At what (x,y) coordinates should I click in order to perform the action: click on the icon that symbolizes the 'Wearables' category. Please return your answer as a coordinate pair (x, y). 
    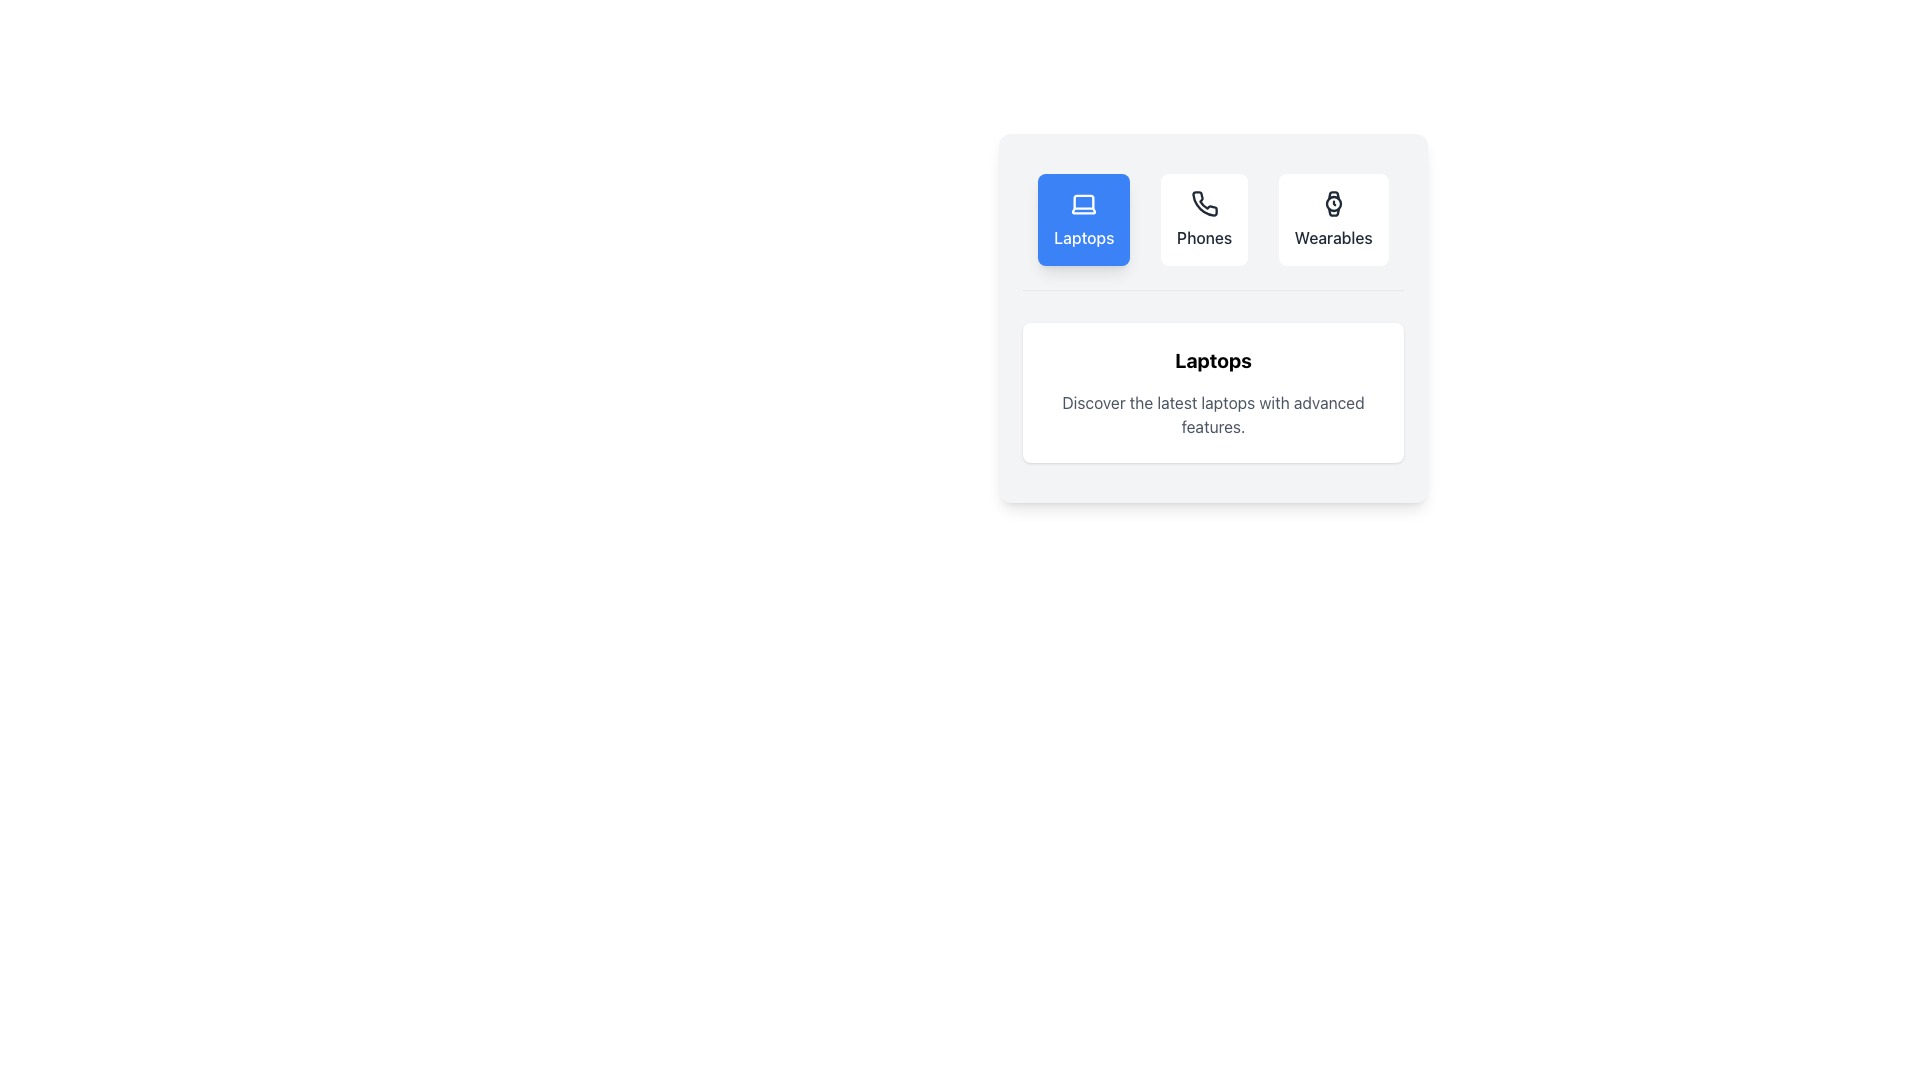
    Looking at the image, I should click on (1333, 204).